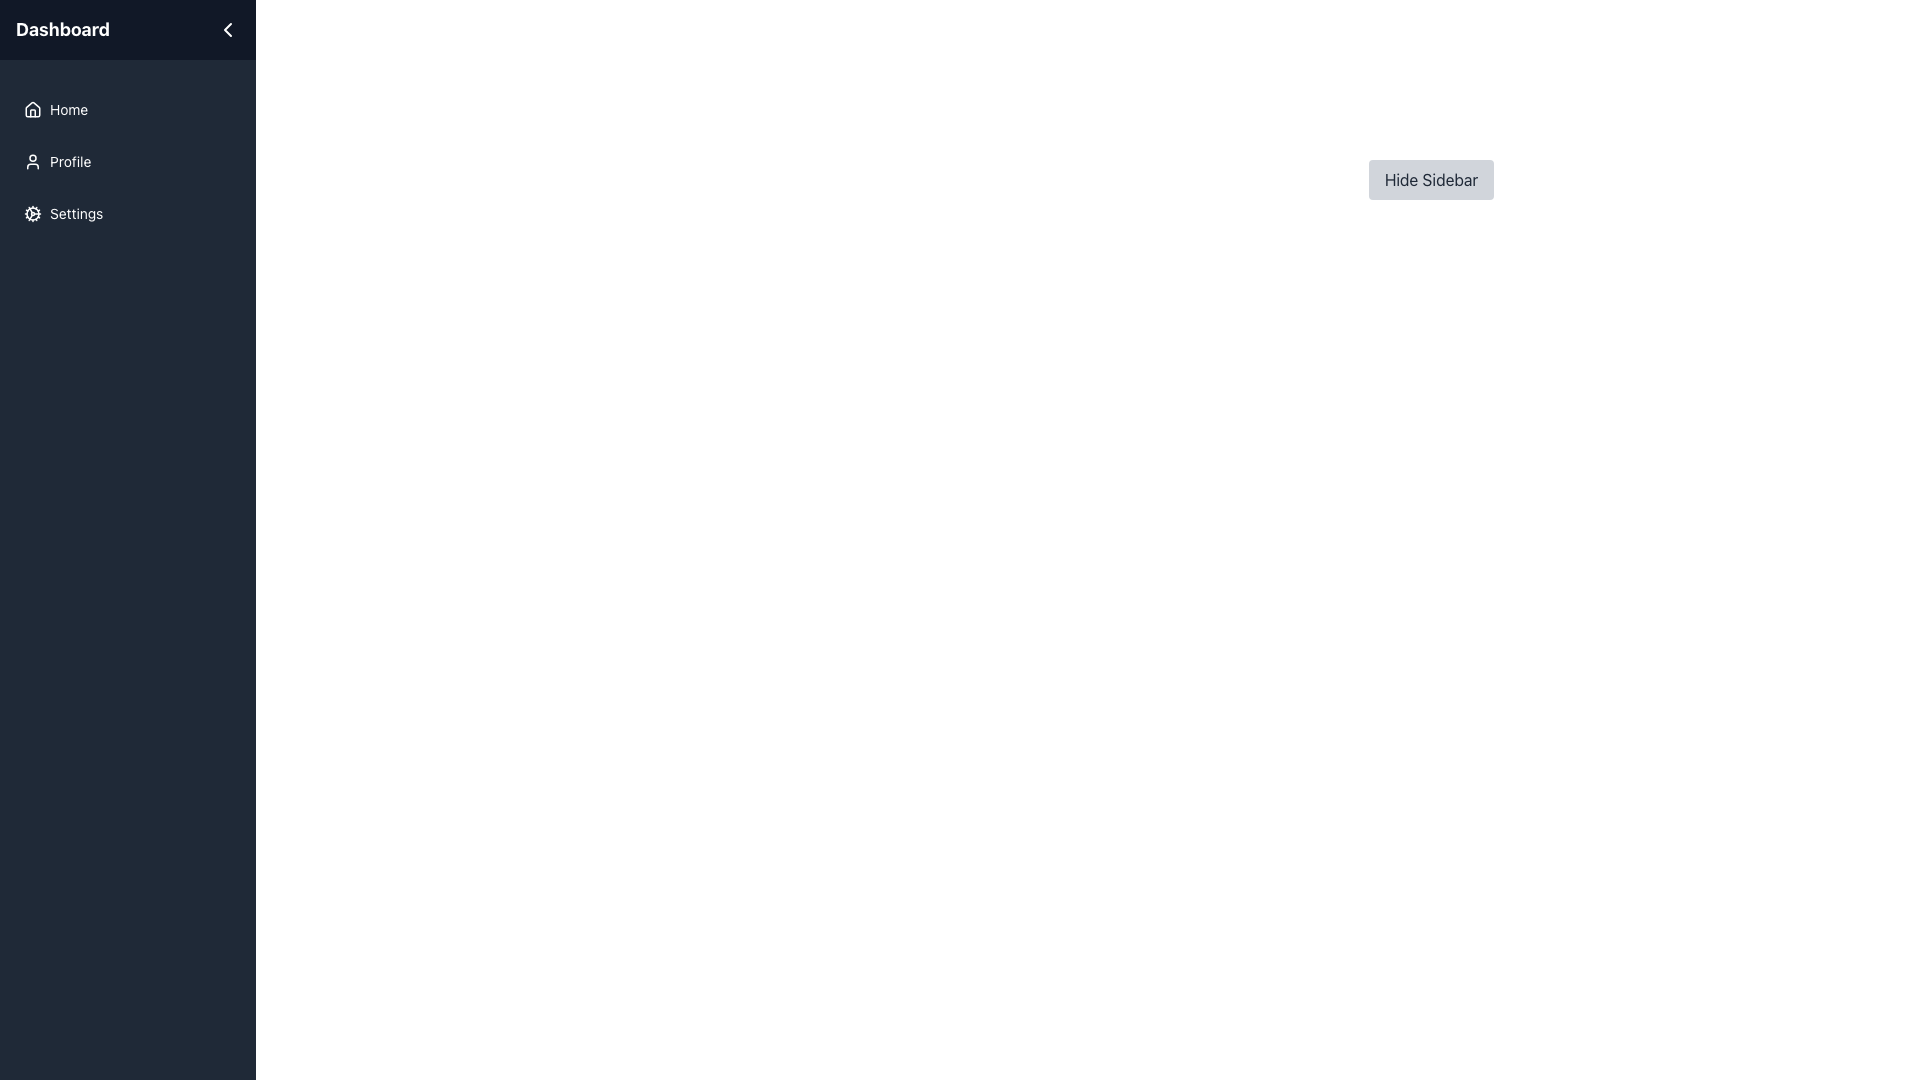  What do you see at coordinates (33, 110) in the screenshot?
I see `the context of the 'Home' icon located in the sidebar menu, which is the first icon next to the 'Home' label` at bounding box center [33, 110].